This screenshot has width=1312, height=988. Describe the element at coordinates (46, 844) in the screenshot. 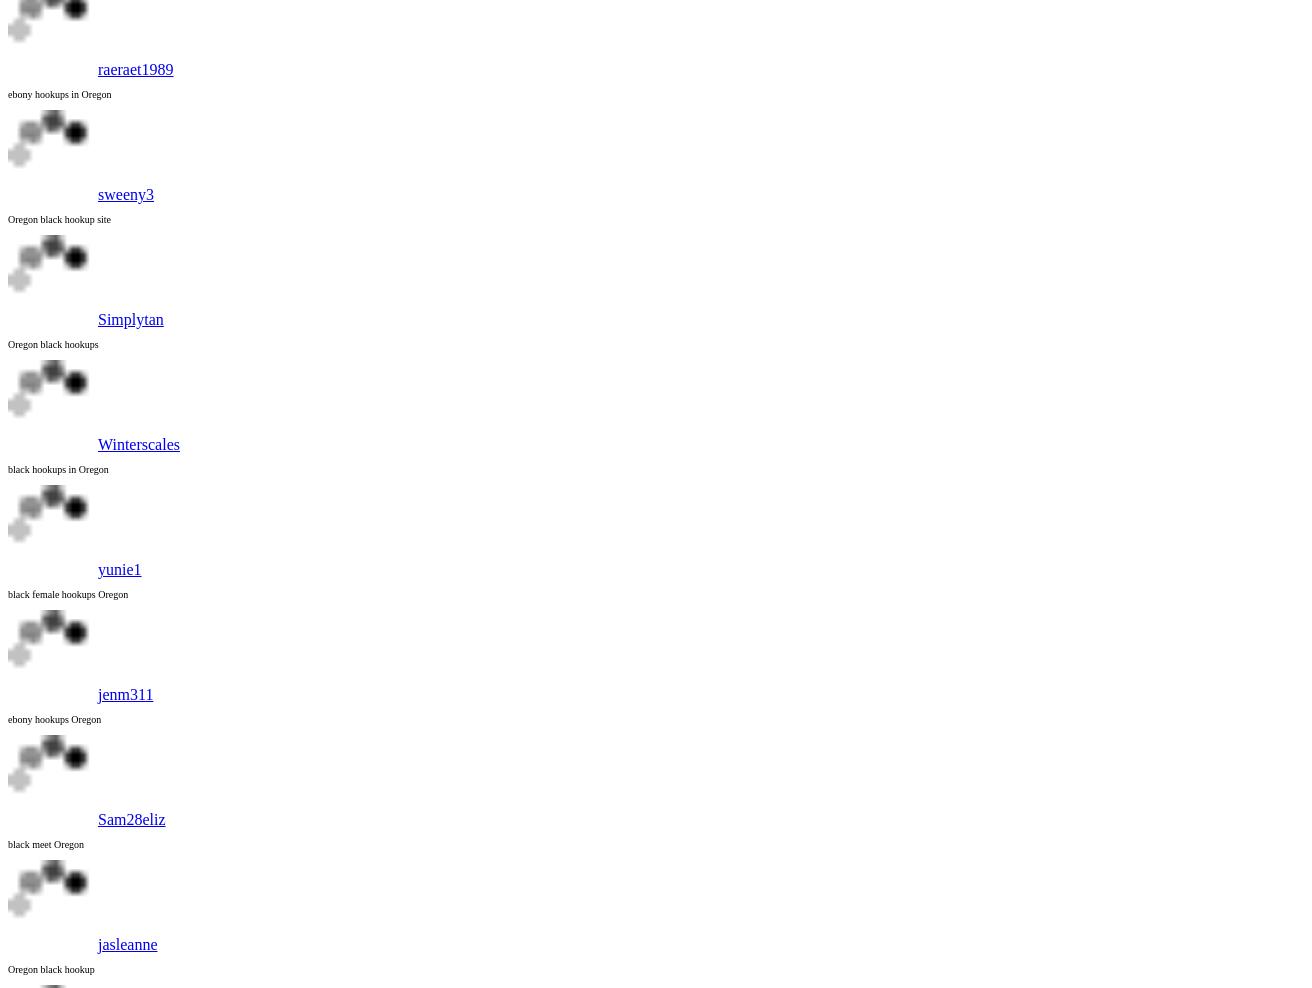

I see `'black meet Oregon'` at that location.